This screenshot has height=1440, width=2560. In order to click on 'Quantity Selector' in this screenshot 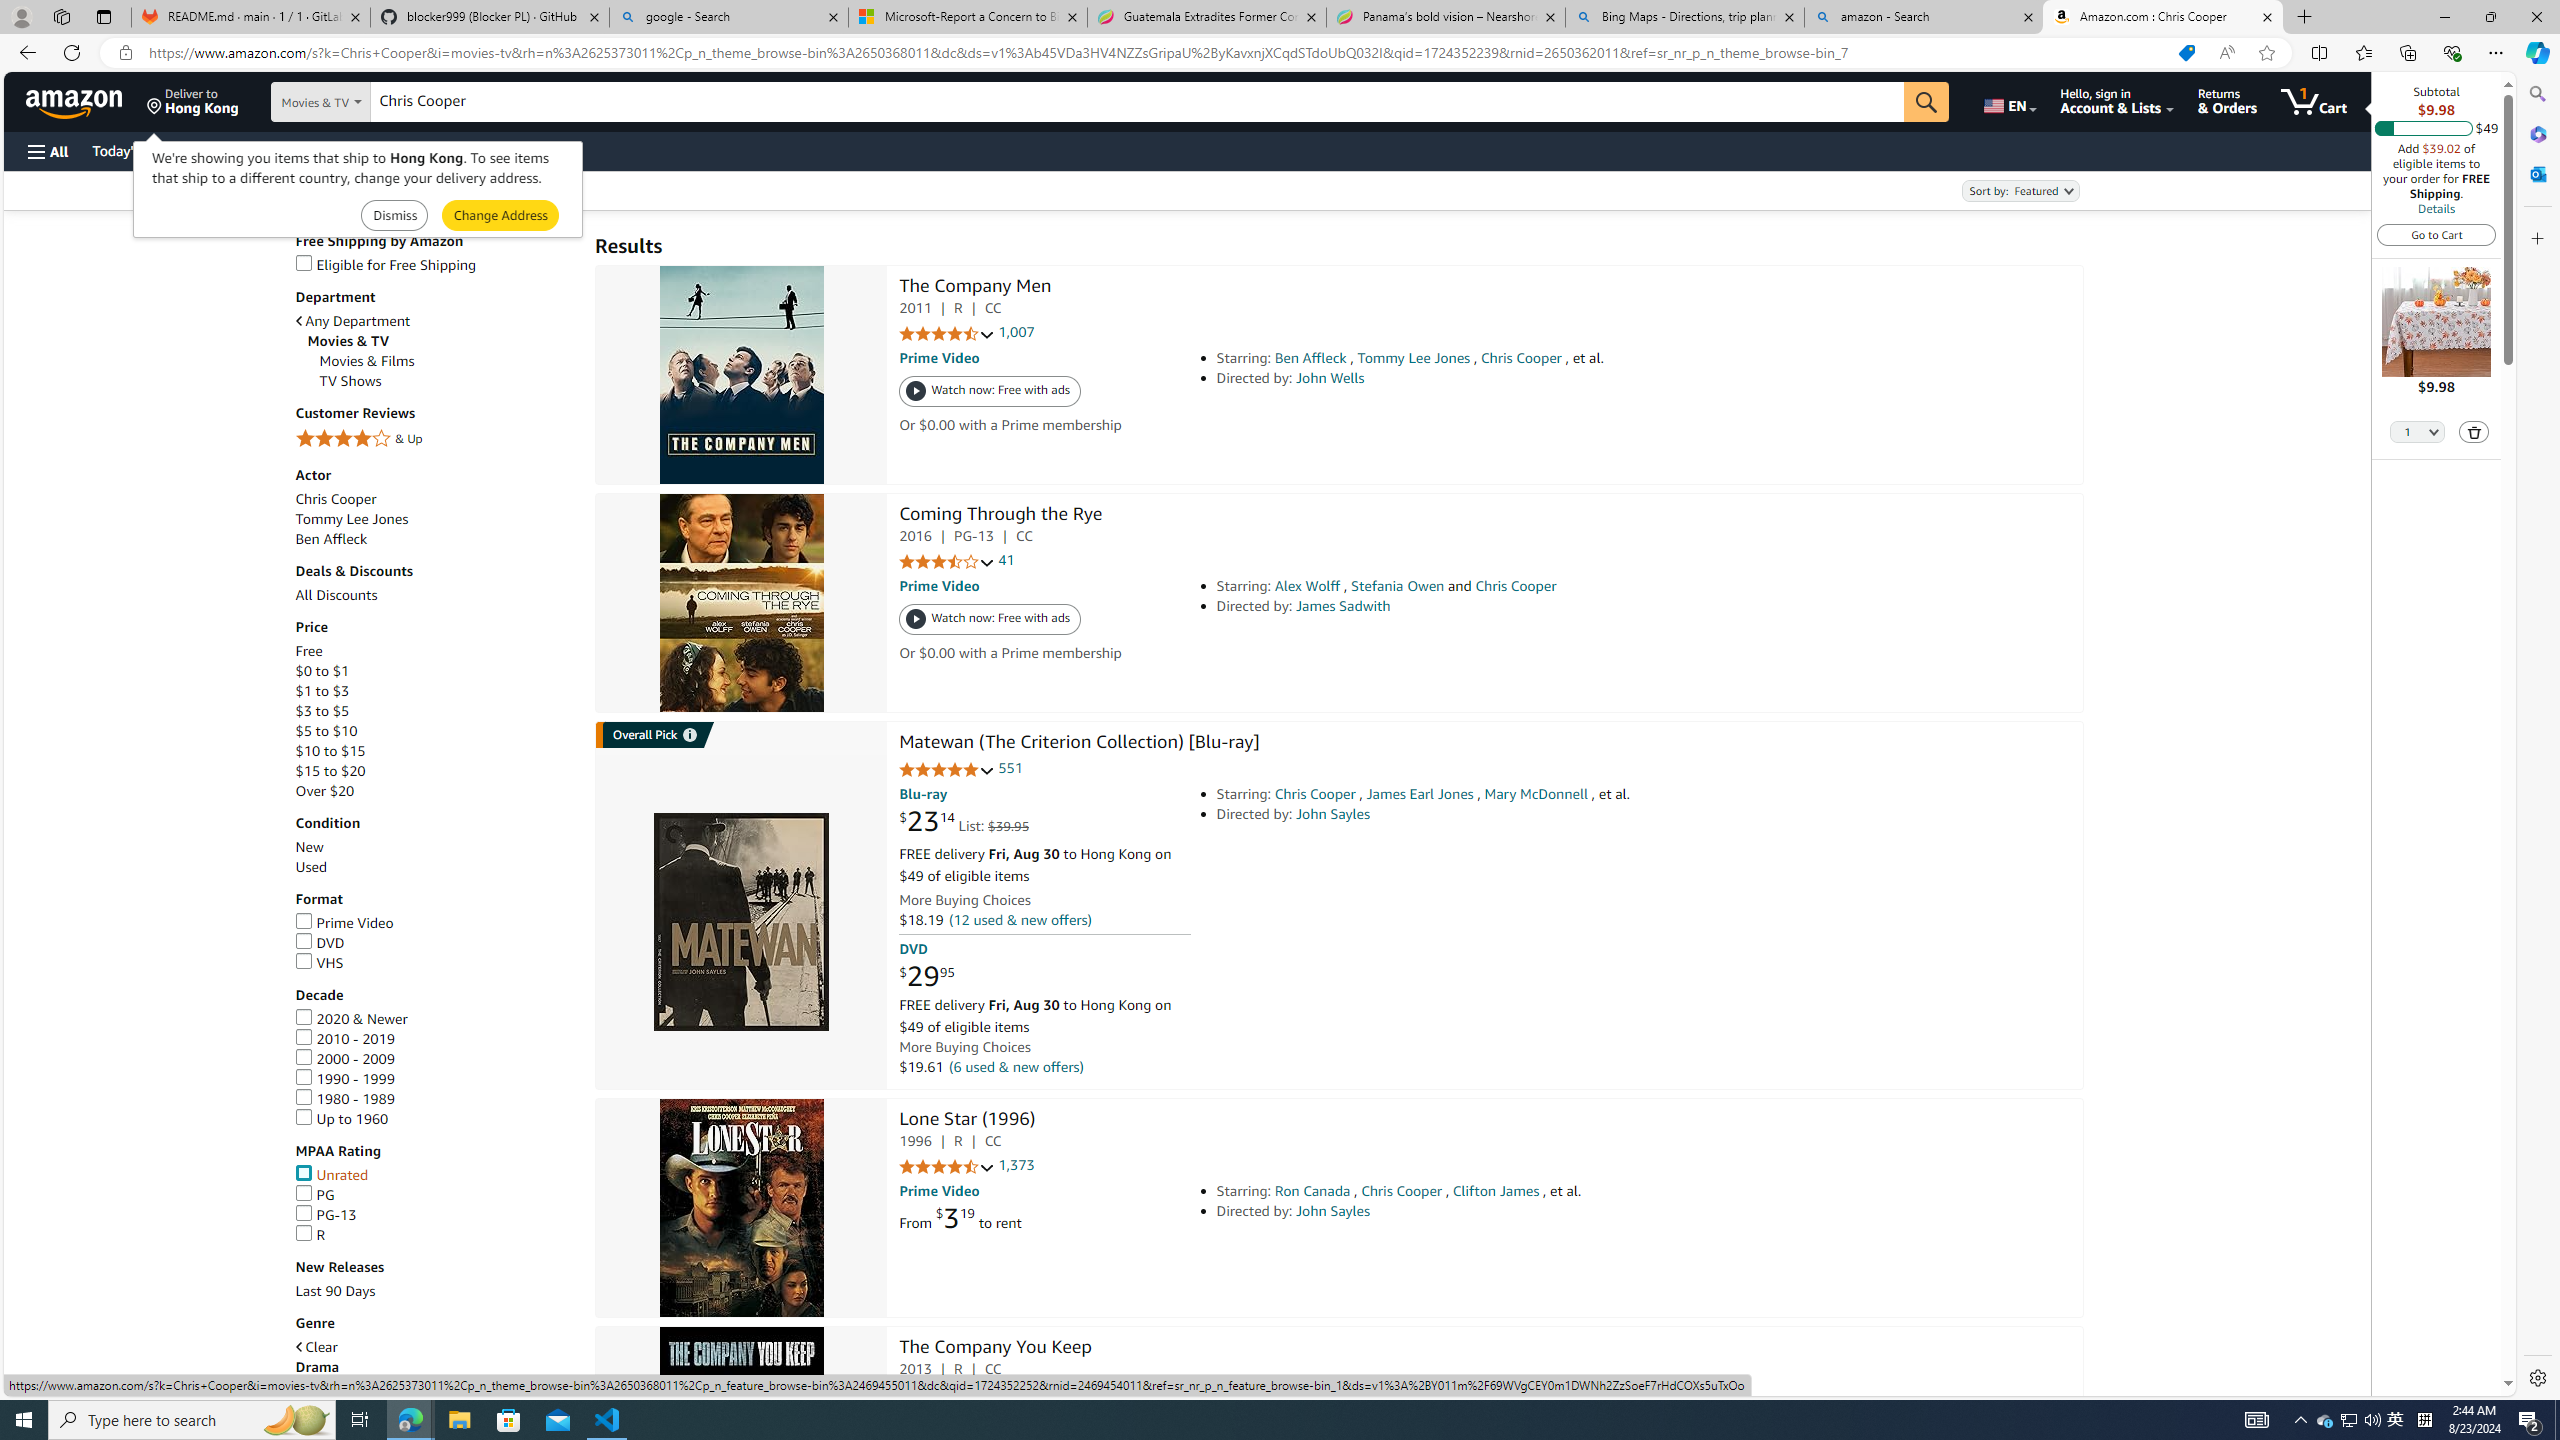, I will do `click(2417, 430)`.